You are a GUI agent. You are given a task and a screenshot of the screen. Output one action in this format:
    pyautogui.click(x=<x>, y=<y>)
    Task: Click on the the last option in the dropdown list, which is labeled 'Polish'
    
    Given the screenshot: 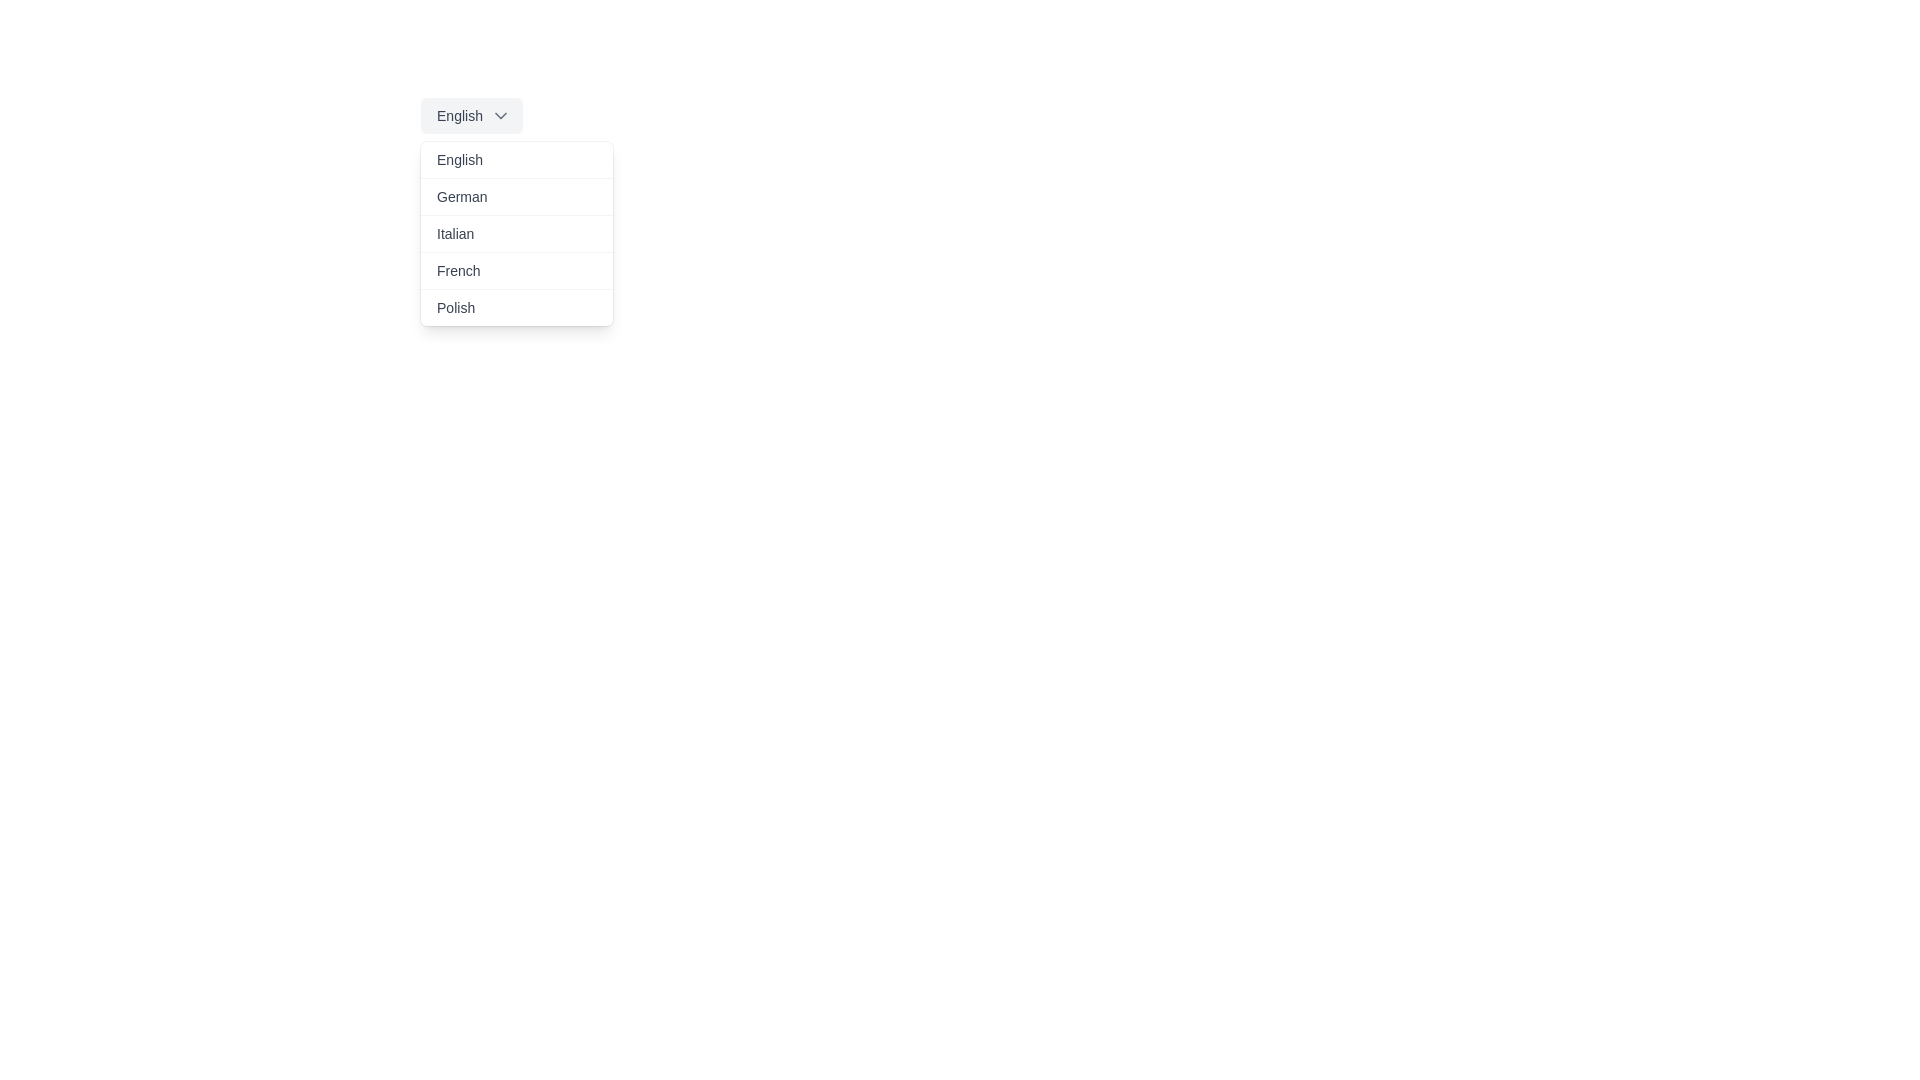 What is the action you would take?
    pyautogui.click(x=470, y=319)
    